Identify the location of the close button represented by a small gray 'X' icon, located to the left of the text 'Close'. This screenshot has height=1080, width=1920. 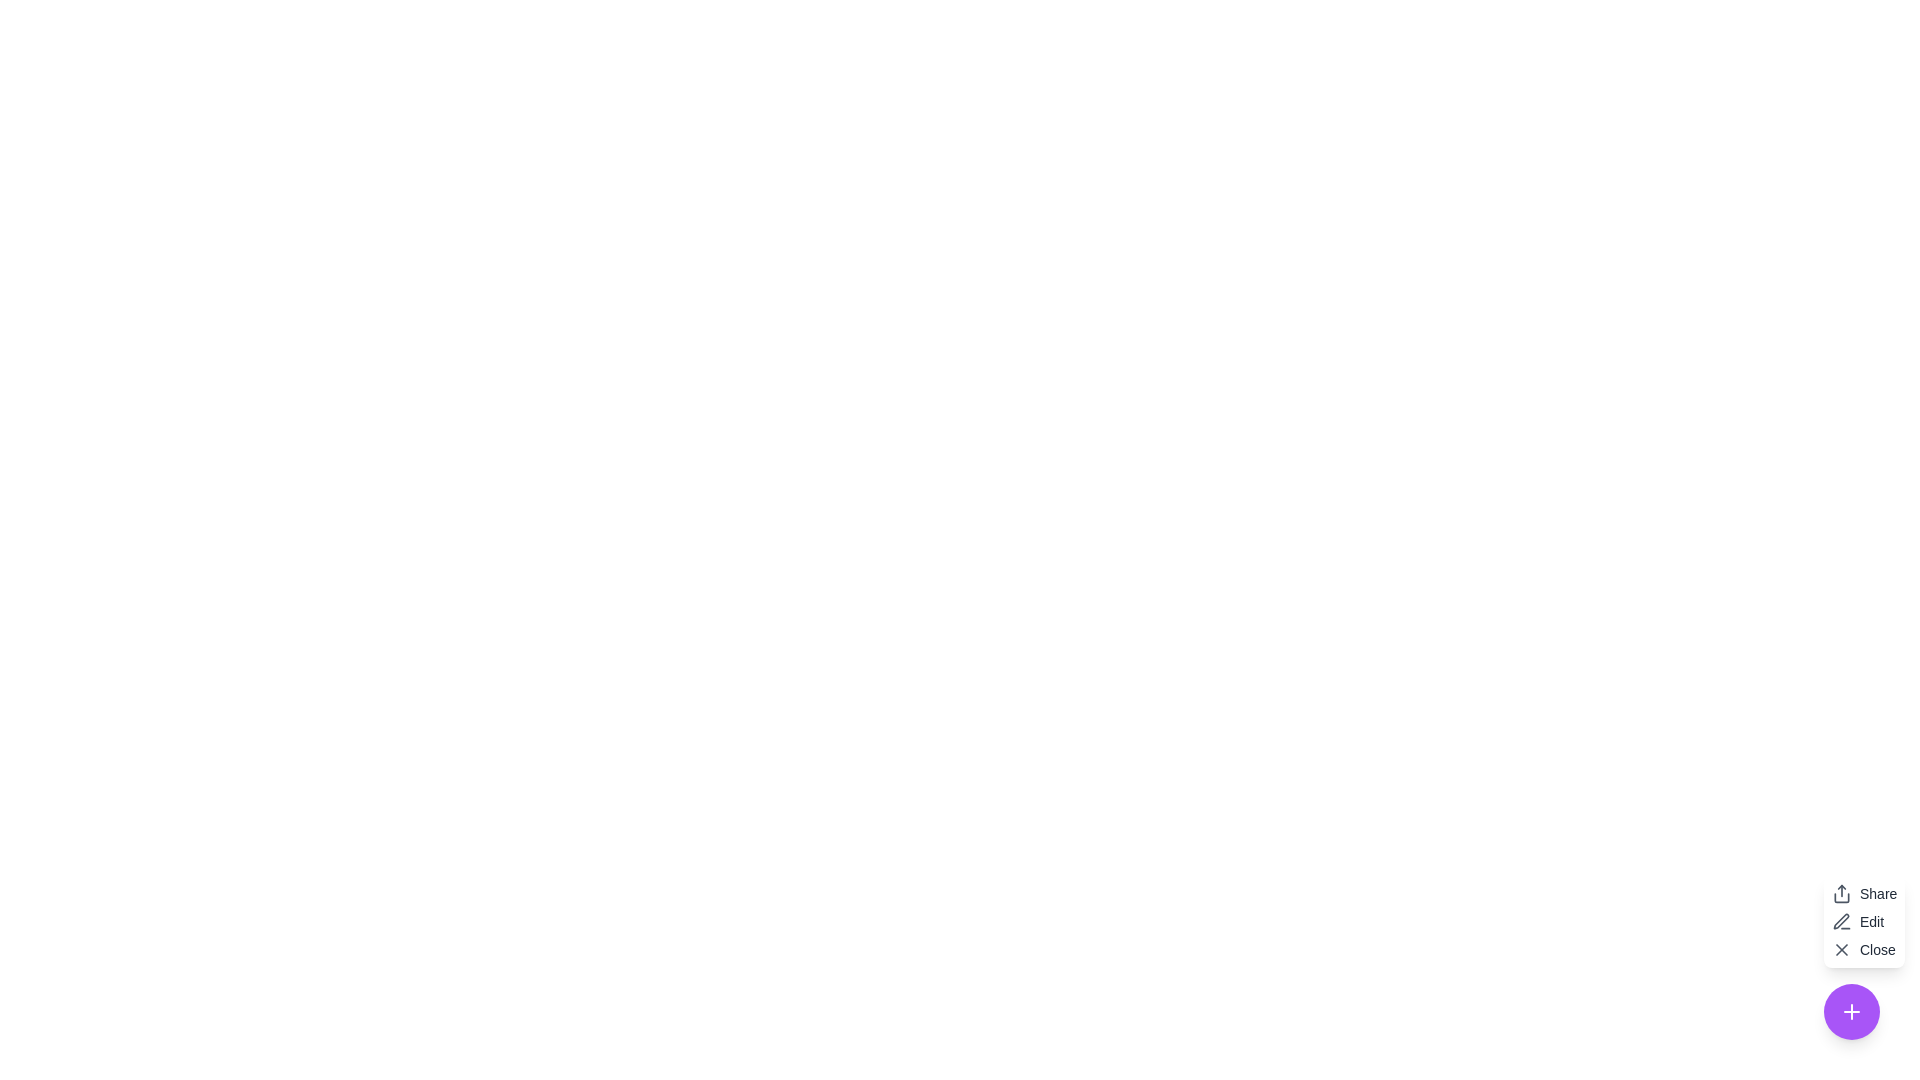
(1841, 948).